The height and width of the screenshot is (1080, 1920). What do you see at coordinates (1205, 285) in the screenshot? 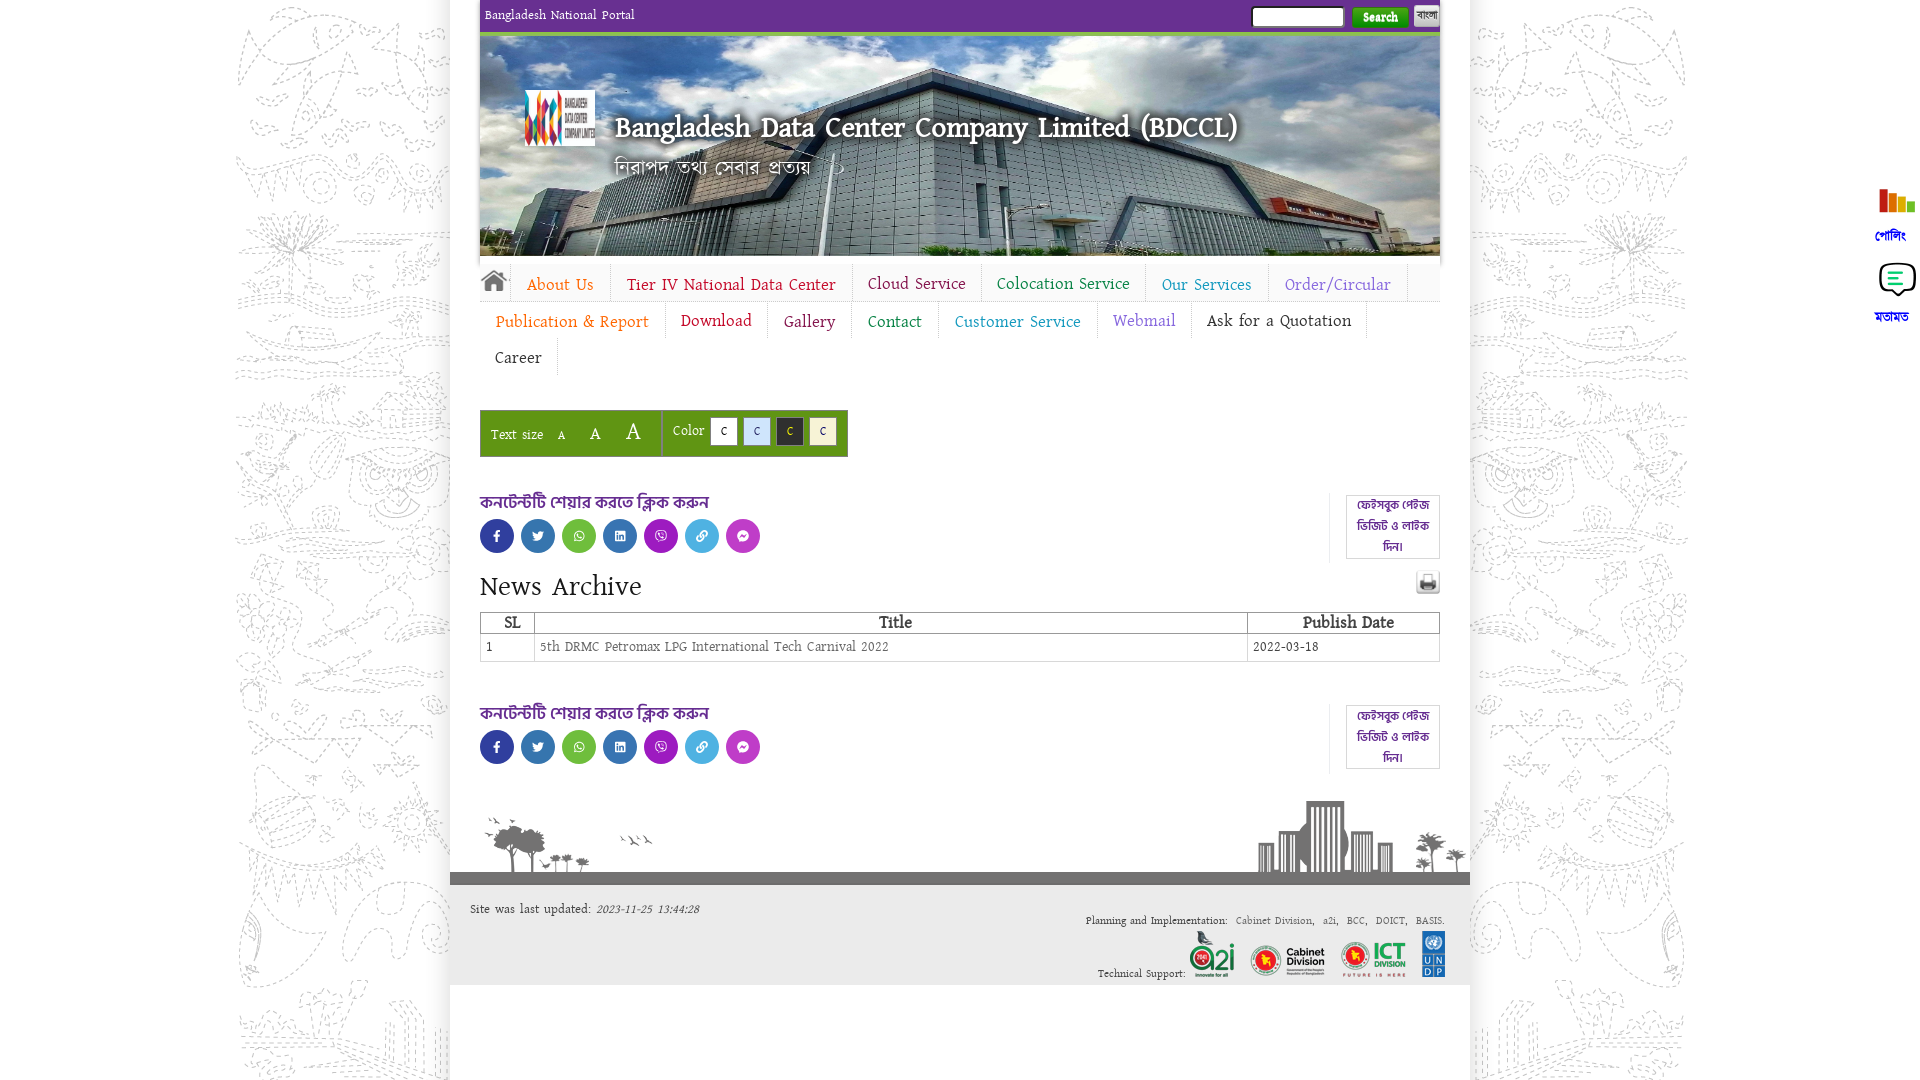
I see `'Our Services'` at bounding box center [1205, 285].